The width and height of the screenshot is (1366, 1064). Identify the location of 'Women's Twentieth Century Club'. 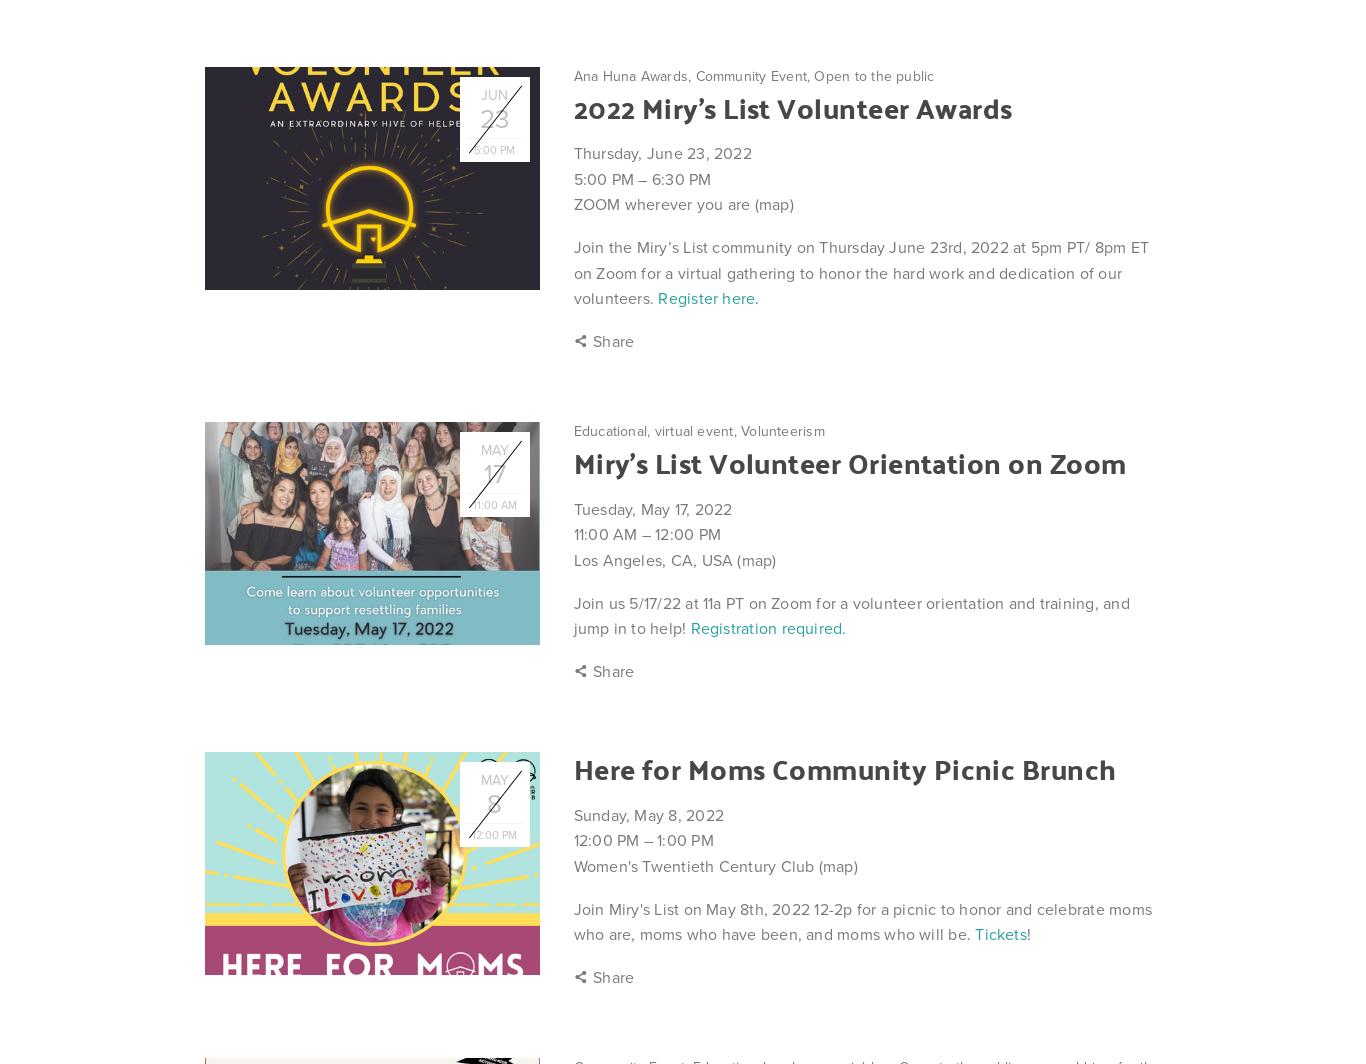
(695, 866).